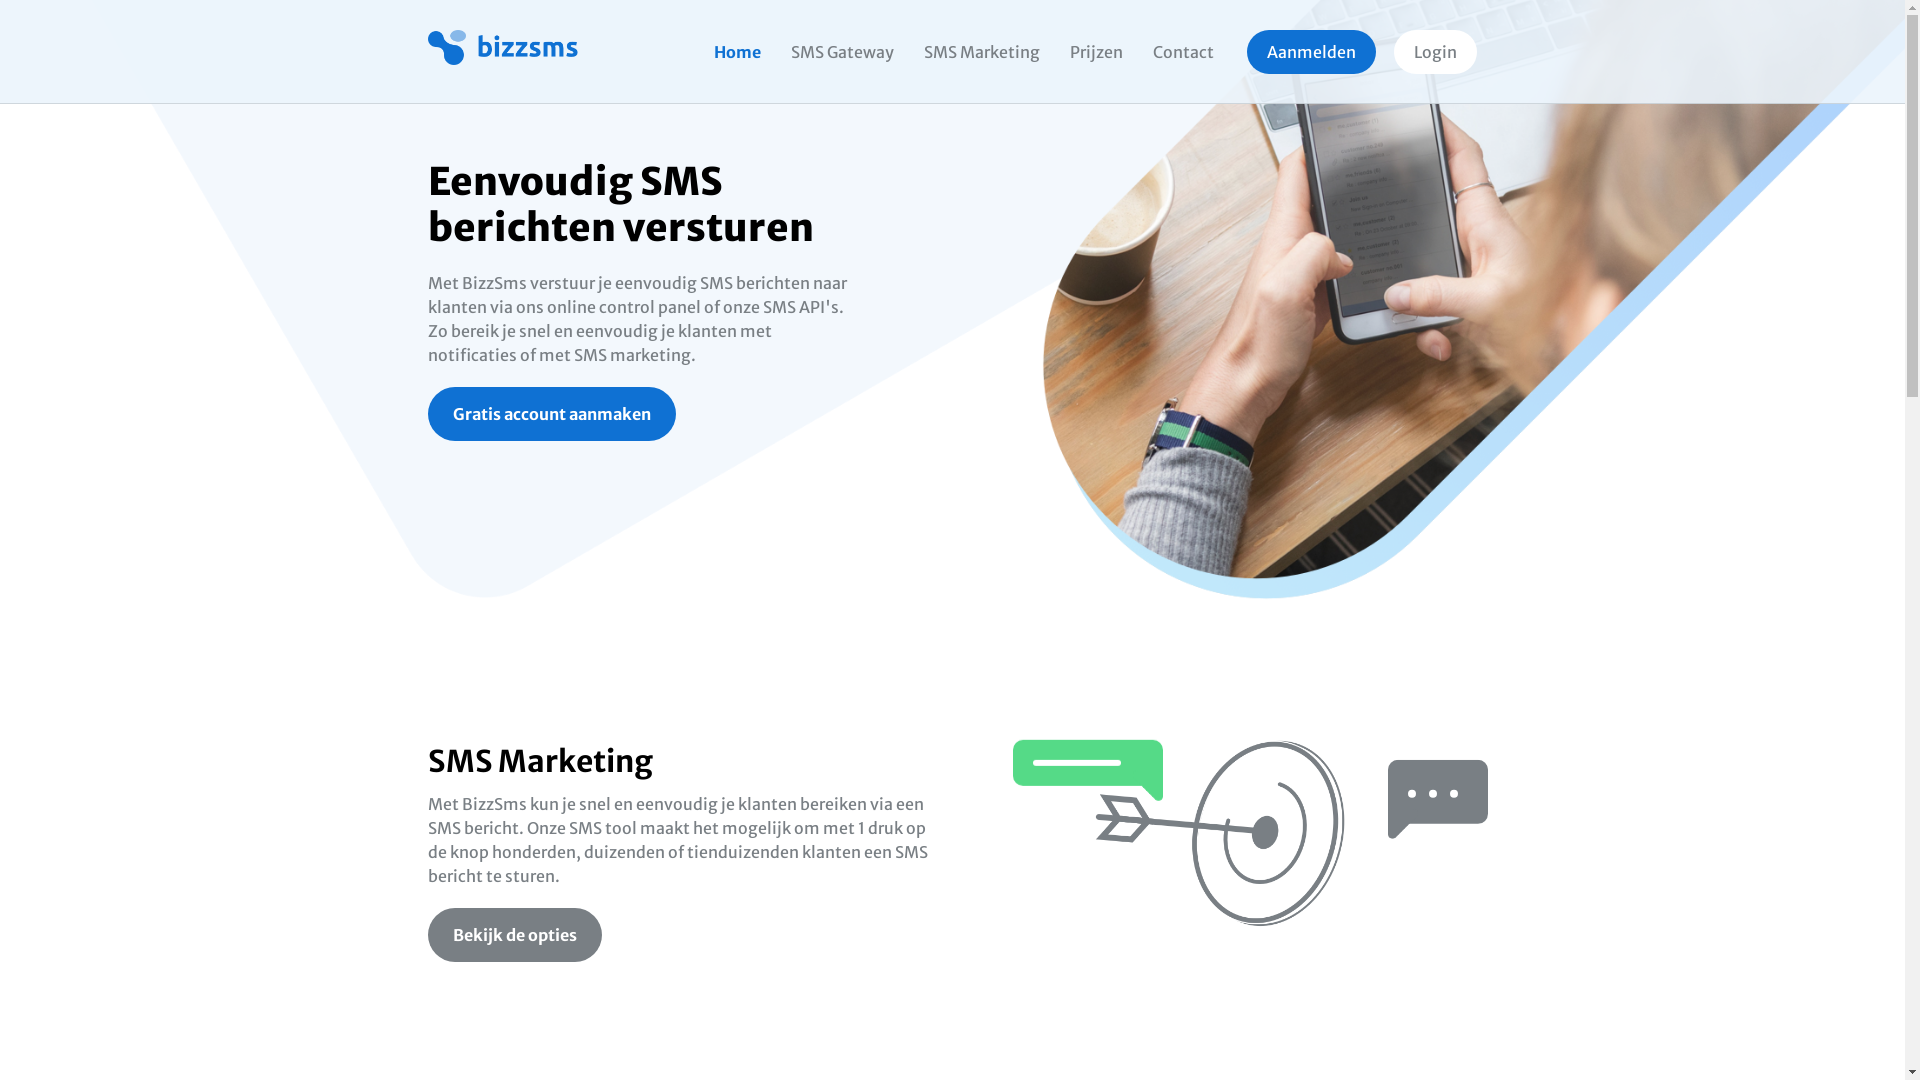 This screenshot has height=1080, width=1920. I want to click on 'Bekijk de opties', so click(426, 934).